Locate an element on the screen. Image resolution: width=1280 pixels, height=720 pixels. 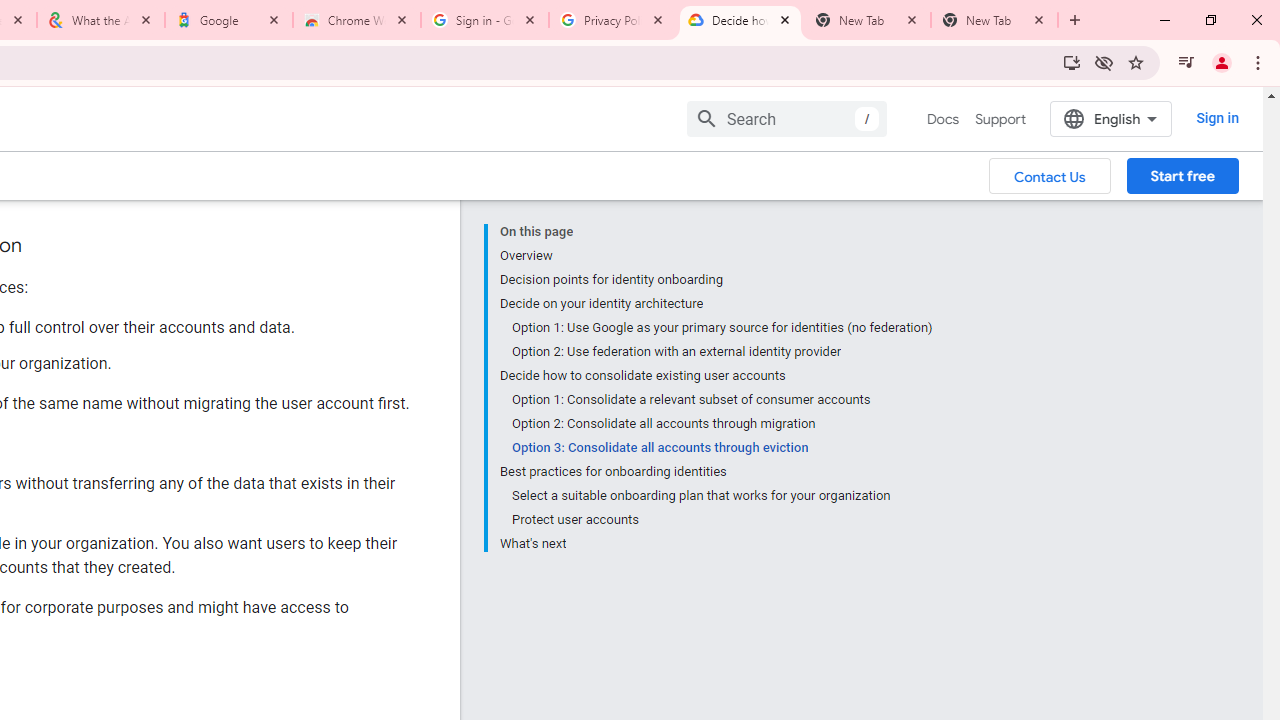
'Google' is located at coordinates (229, 20).